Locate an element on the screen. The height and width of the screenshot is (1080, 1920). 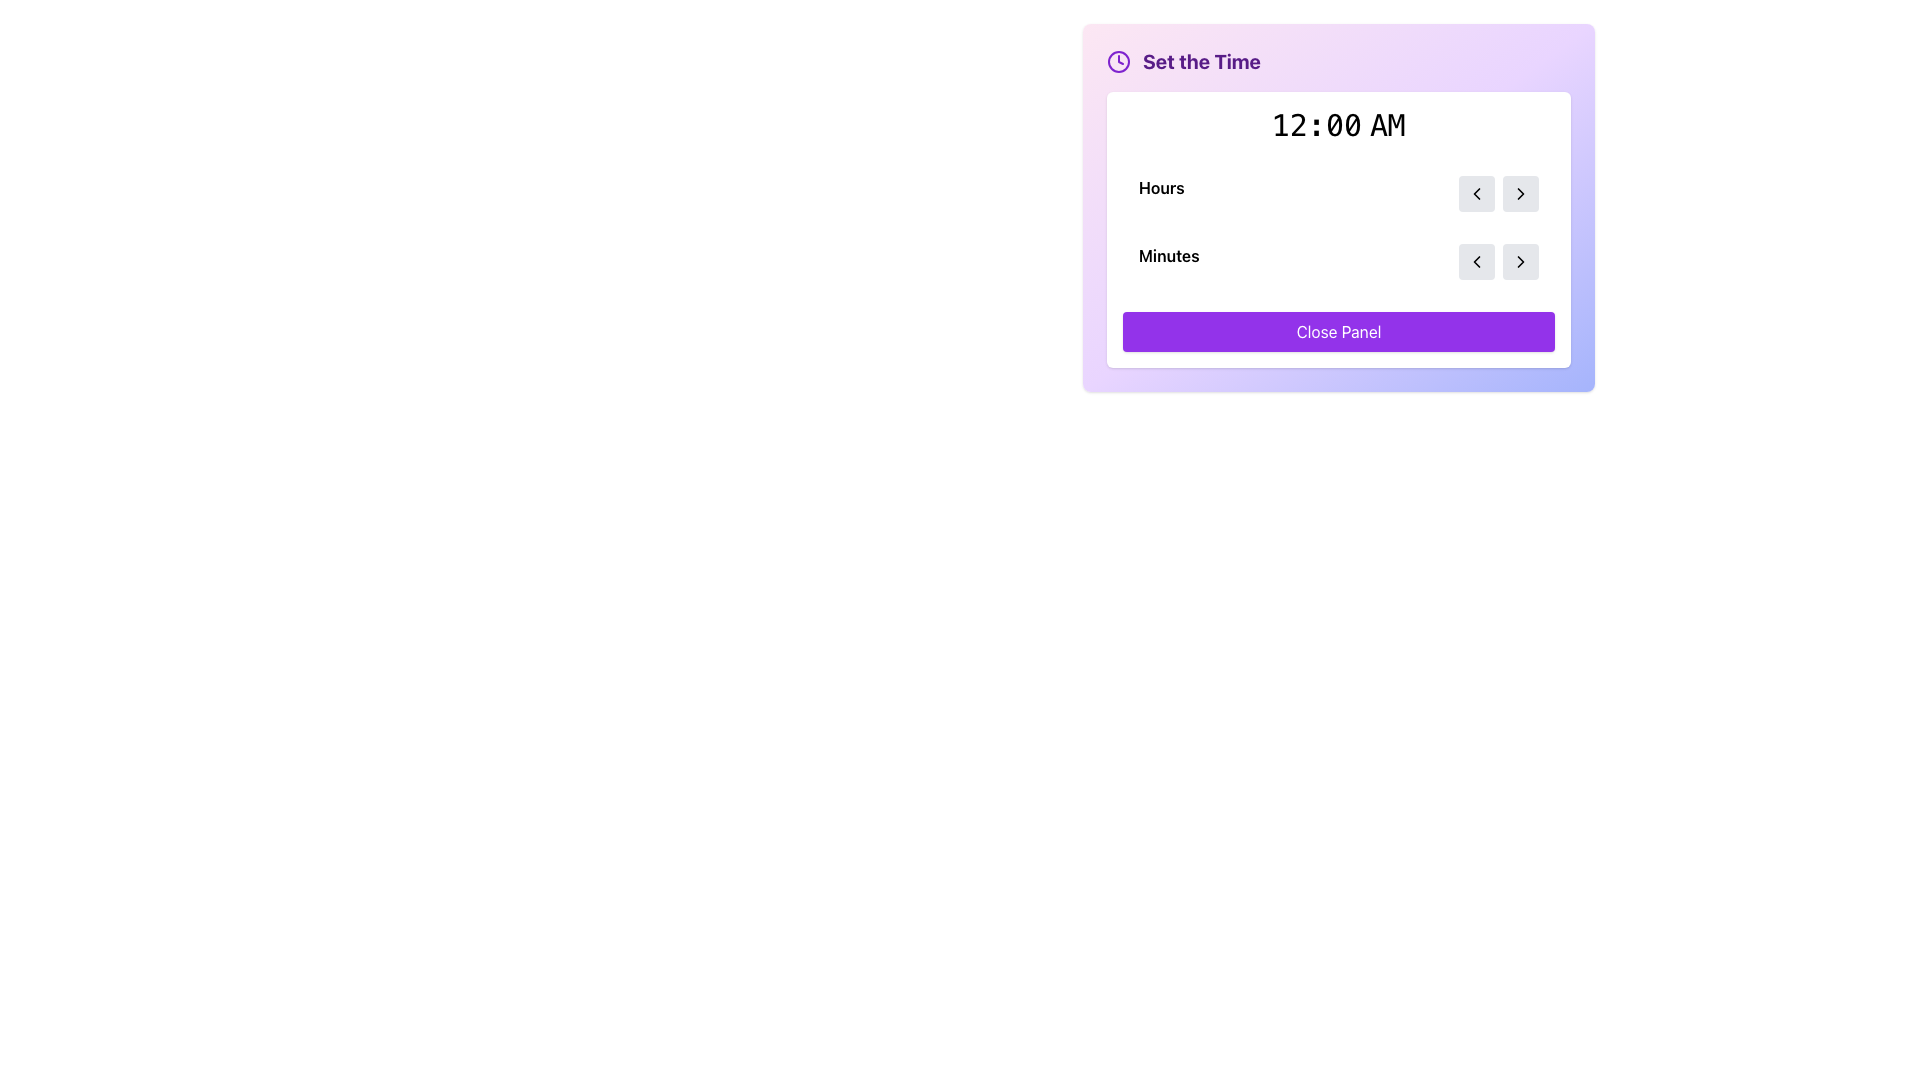
the right arrow button in the Grouped Interactive Buttons located in the 'Hours' section to increment the hour is located at coordinates (1498, 193).